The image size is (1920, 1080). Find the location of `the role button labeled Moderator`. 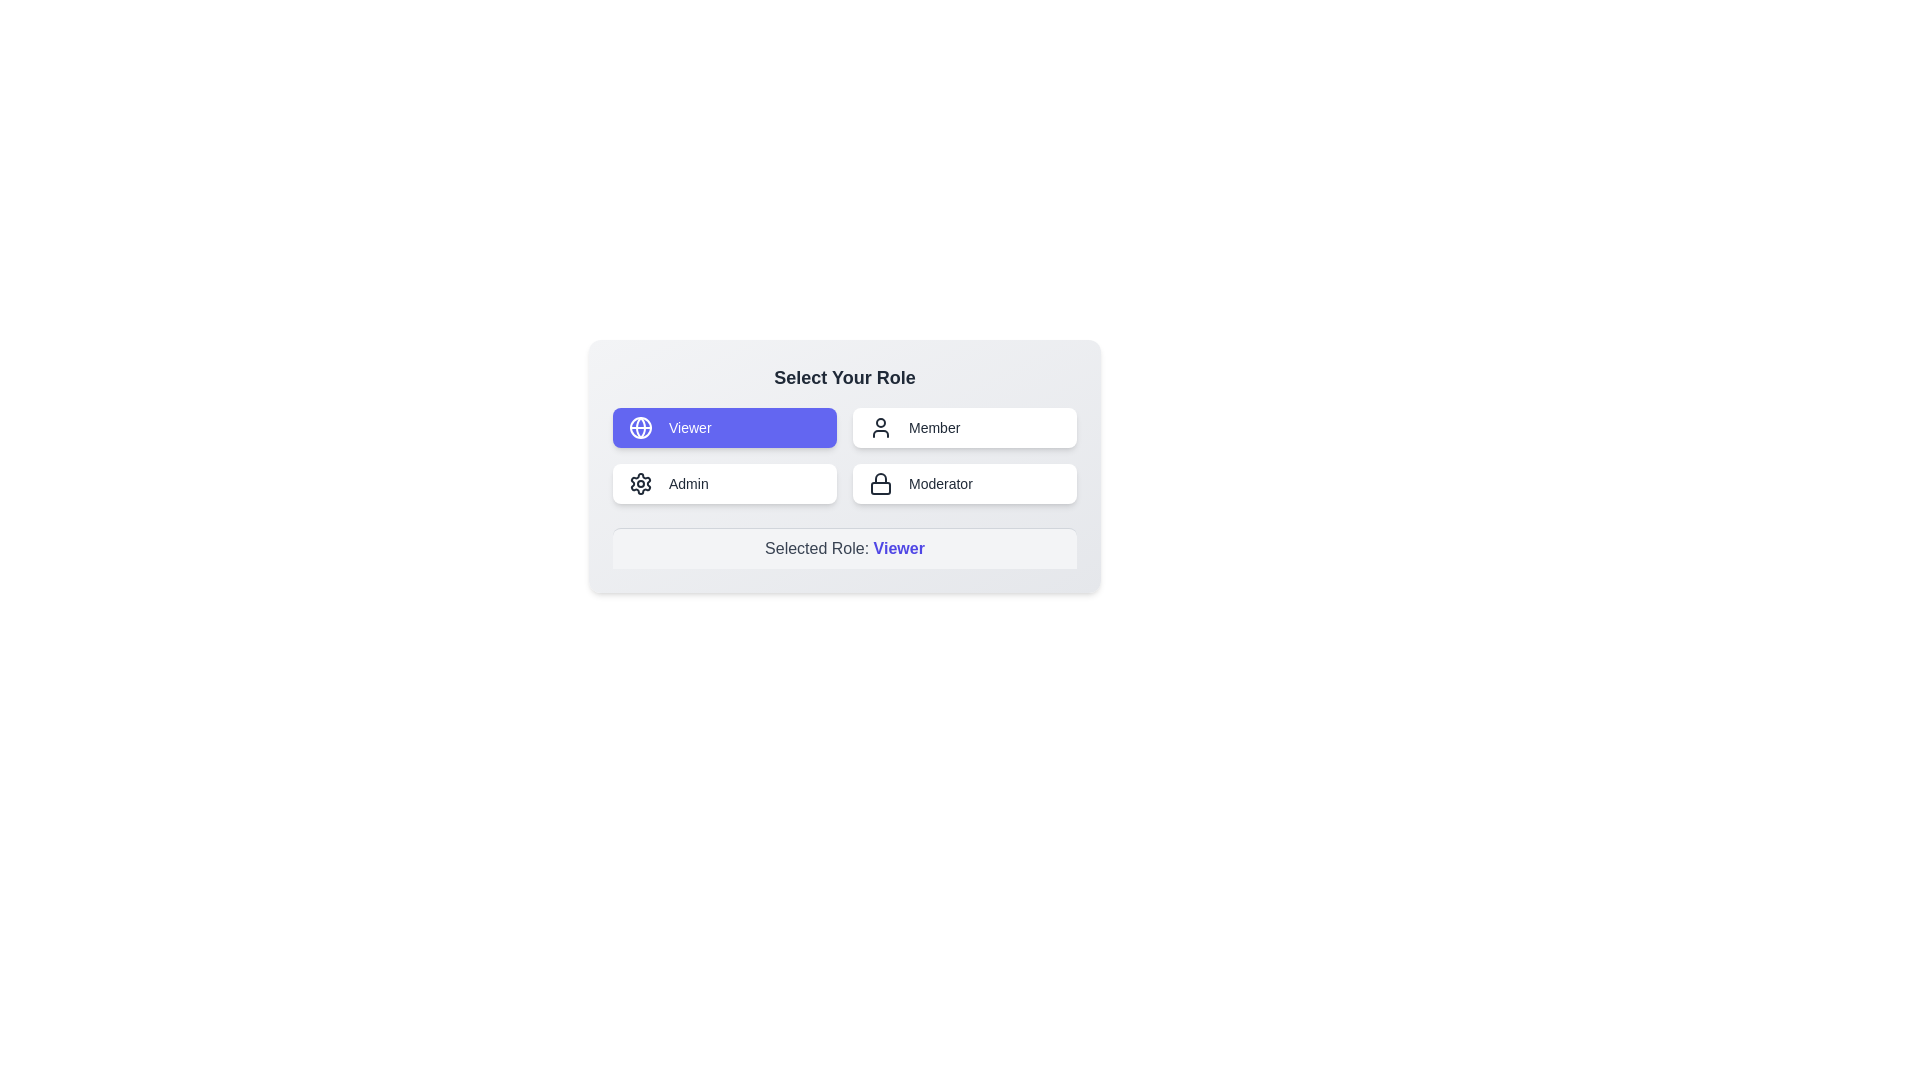

the role button labeled Moderator is located at coordinates (964, 483).